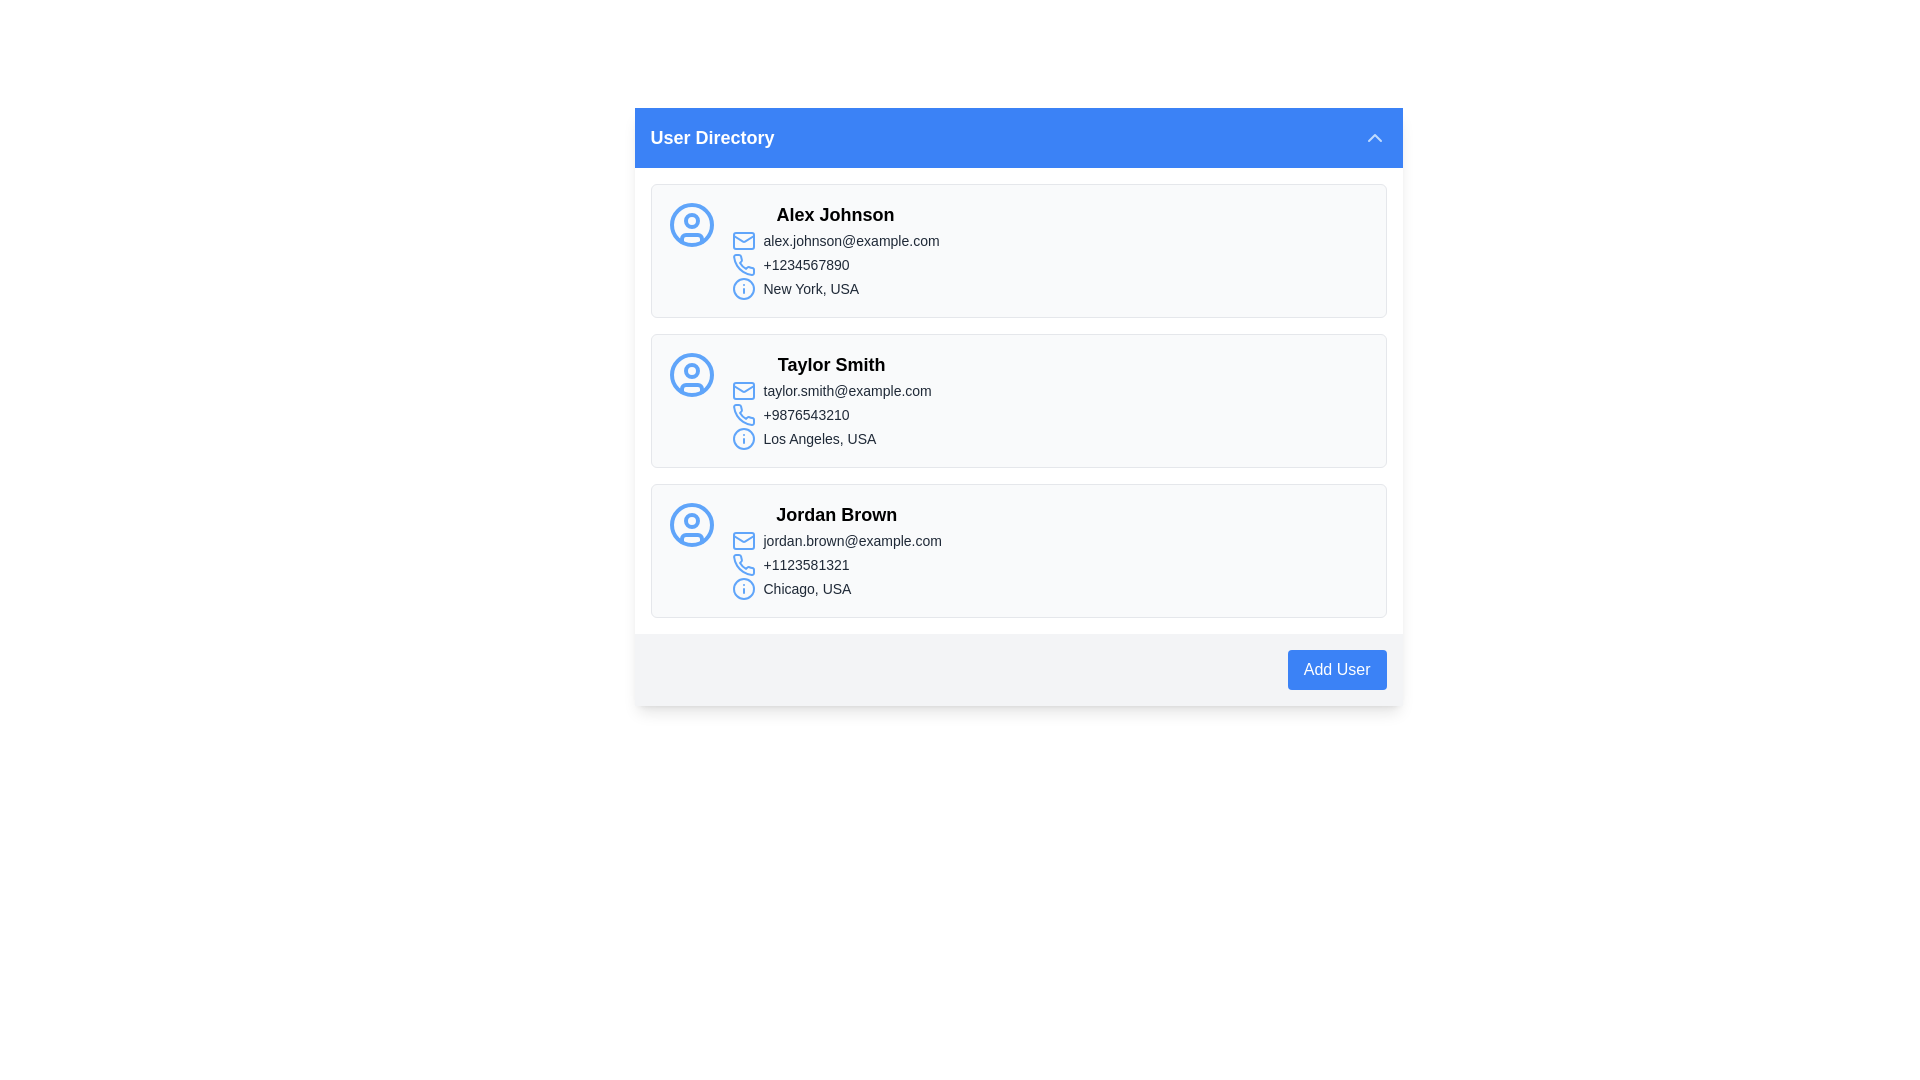 The width and height of the screenshot is (1920, 1080). Describe the element at coordinates (836, 551) in the screenshot. I see `the user information element displaying 'Jordan Brown' with icons for email, phone, and location in the user directory list` at that location.